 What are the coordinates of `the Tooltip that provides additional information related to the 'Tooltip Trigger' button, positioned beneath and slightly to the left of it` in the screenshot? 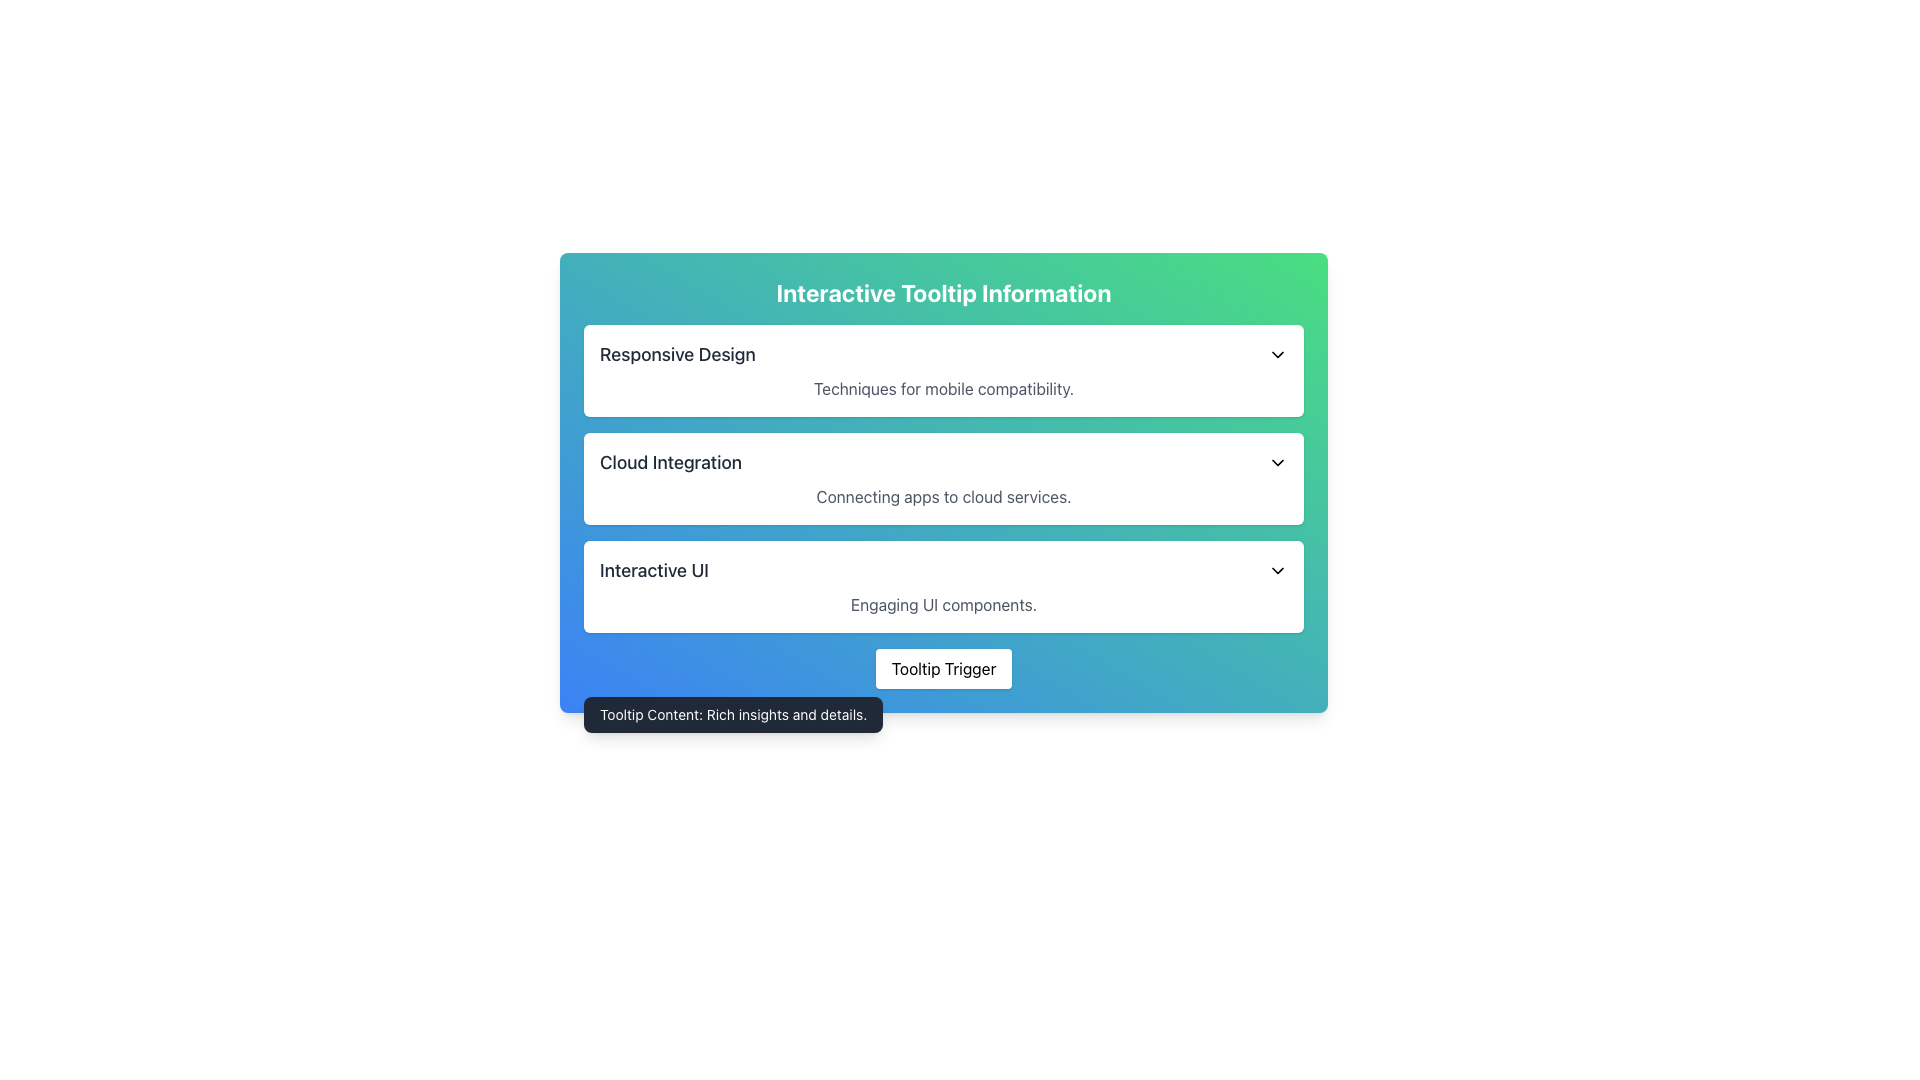 It's located at (732, 713).